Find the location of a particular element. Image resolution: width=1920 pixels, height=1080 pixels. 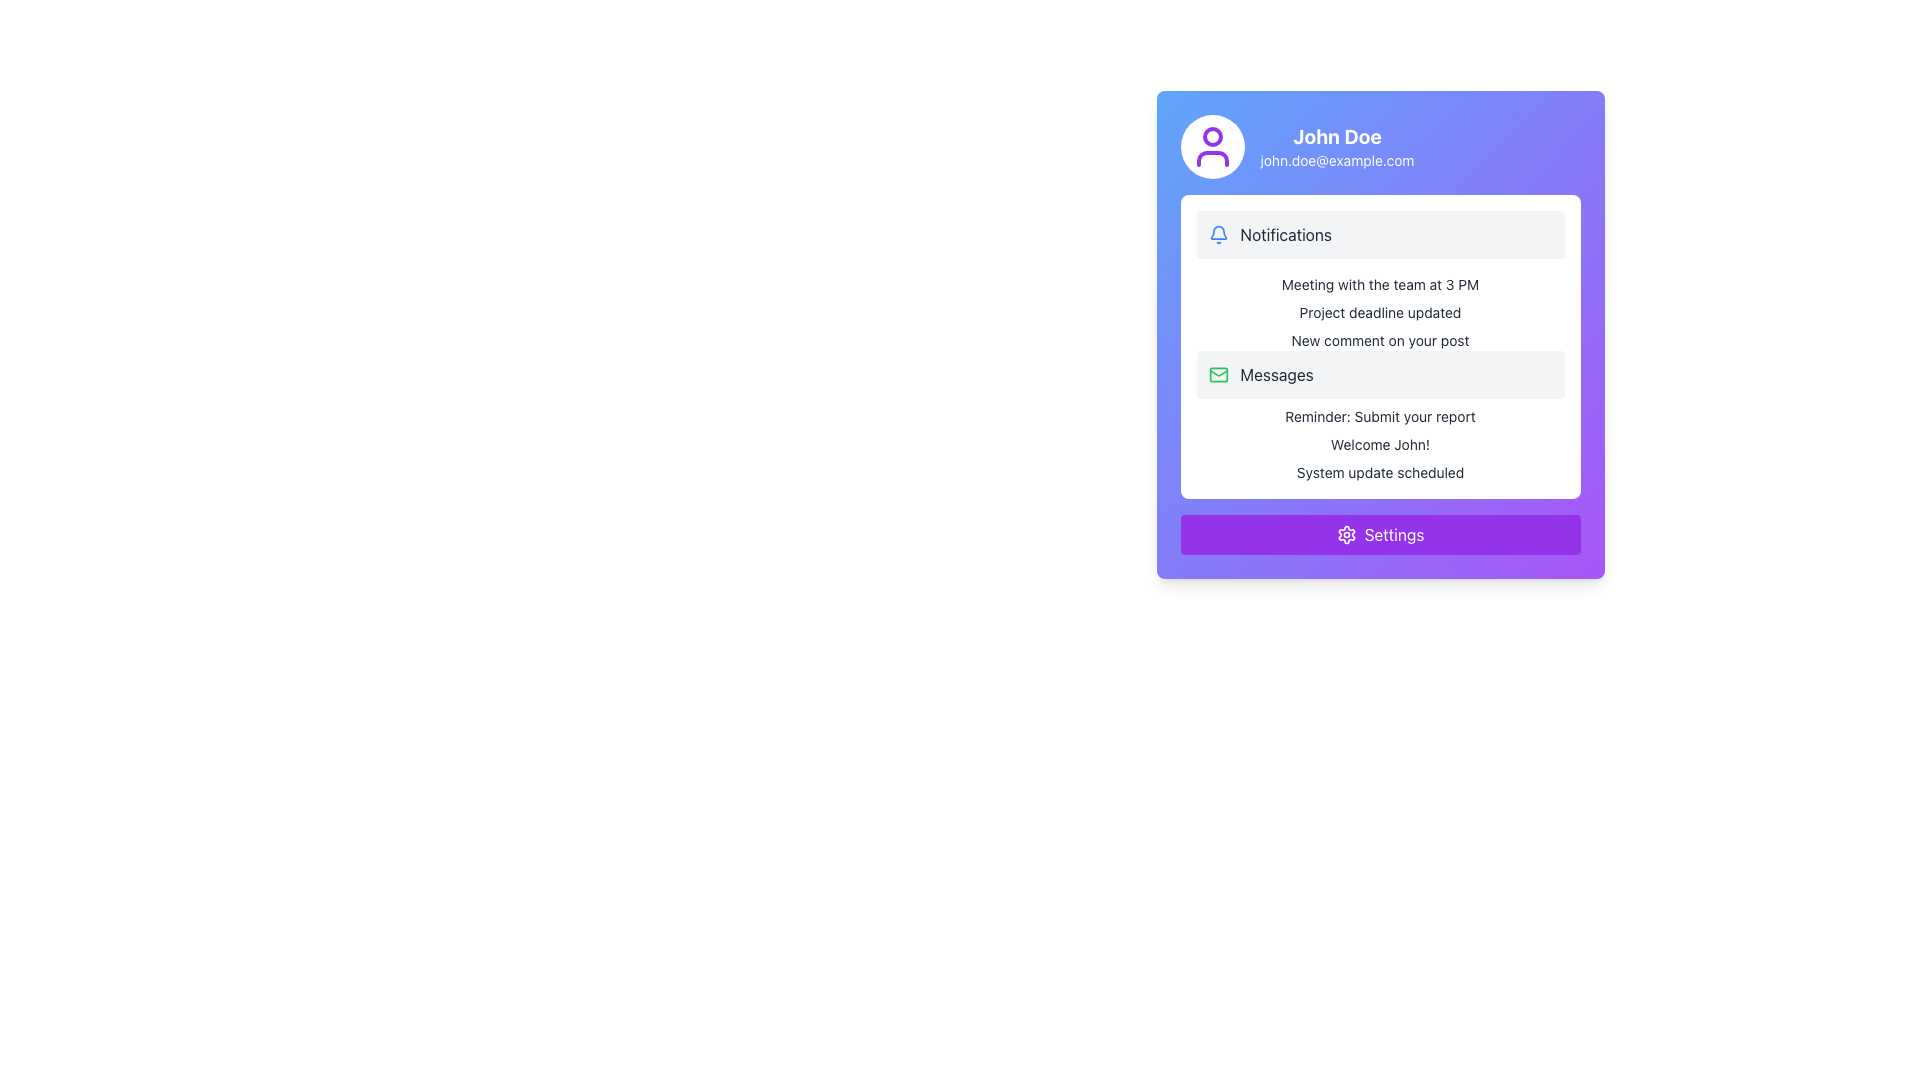

the user profile icon located in the top left corner of the vertical card interface, which is next to the name 'John Doe.' is located at coordinates (1211, 145).